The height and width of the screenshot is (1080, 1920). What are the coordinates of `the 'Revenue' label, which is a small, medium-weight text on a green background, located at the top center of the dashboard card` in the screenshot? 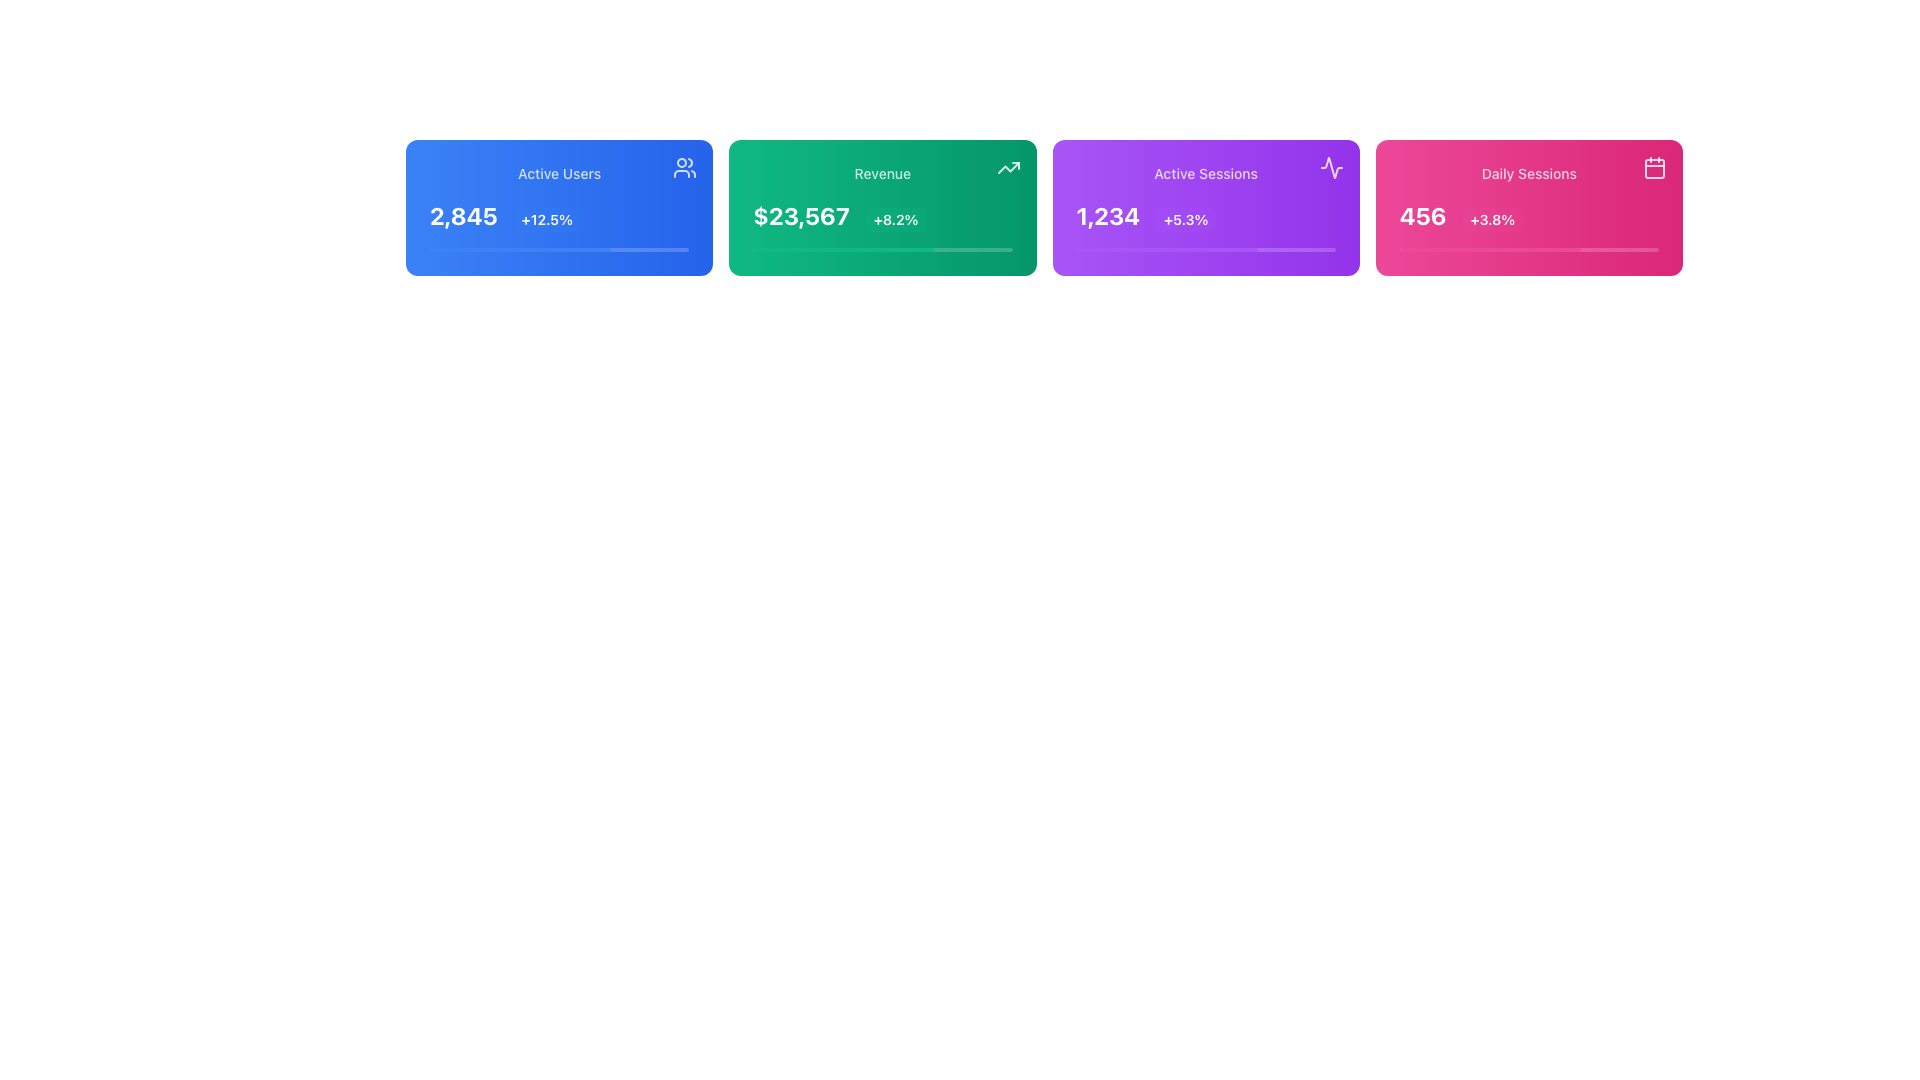 It's located at (881, 172).